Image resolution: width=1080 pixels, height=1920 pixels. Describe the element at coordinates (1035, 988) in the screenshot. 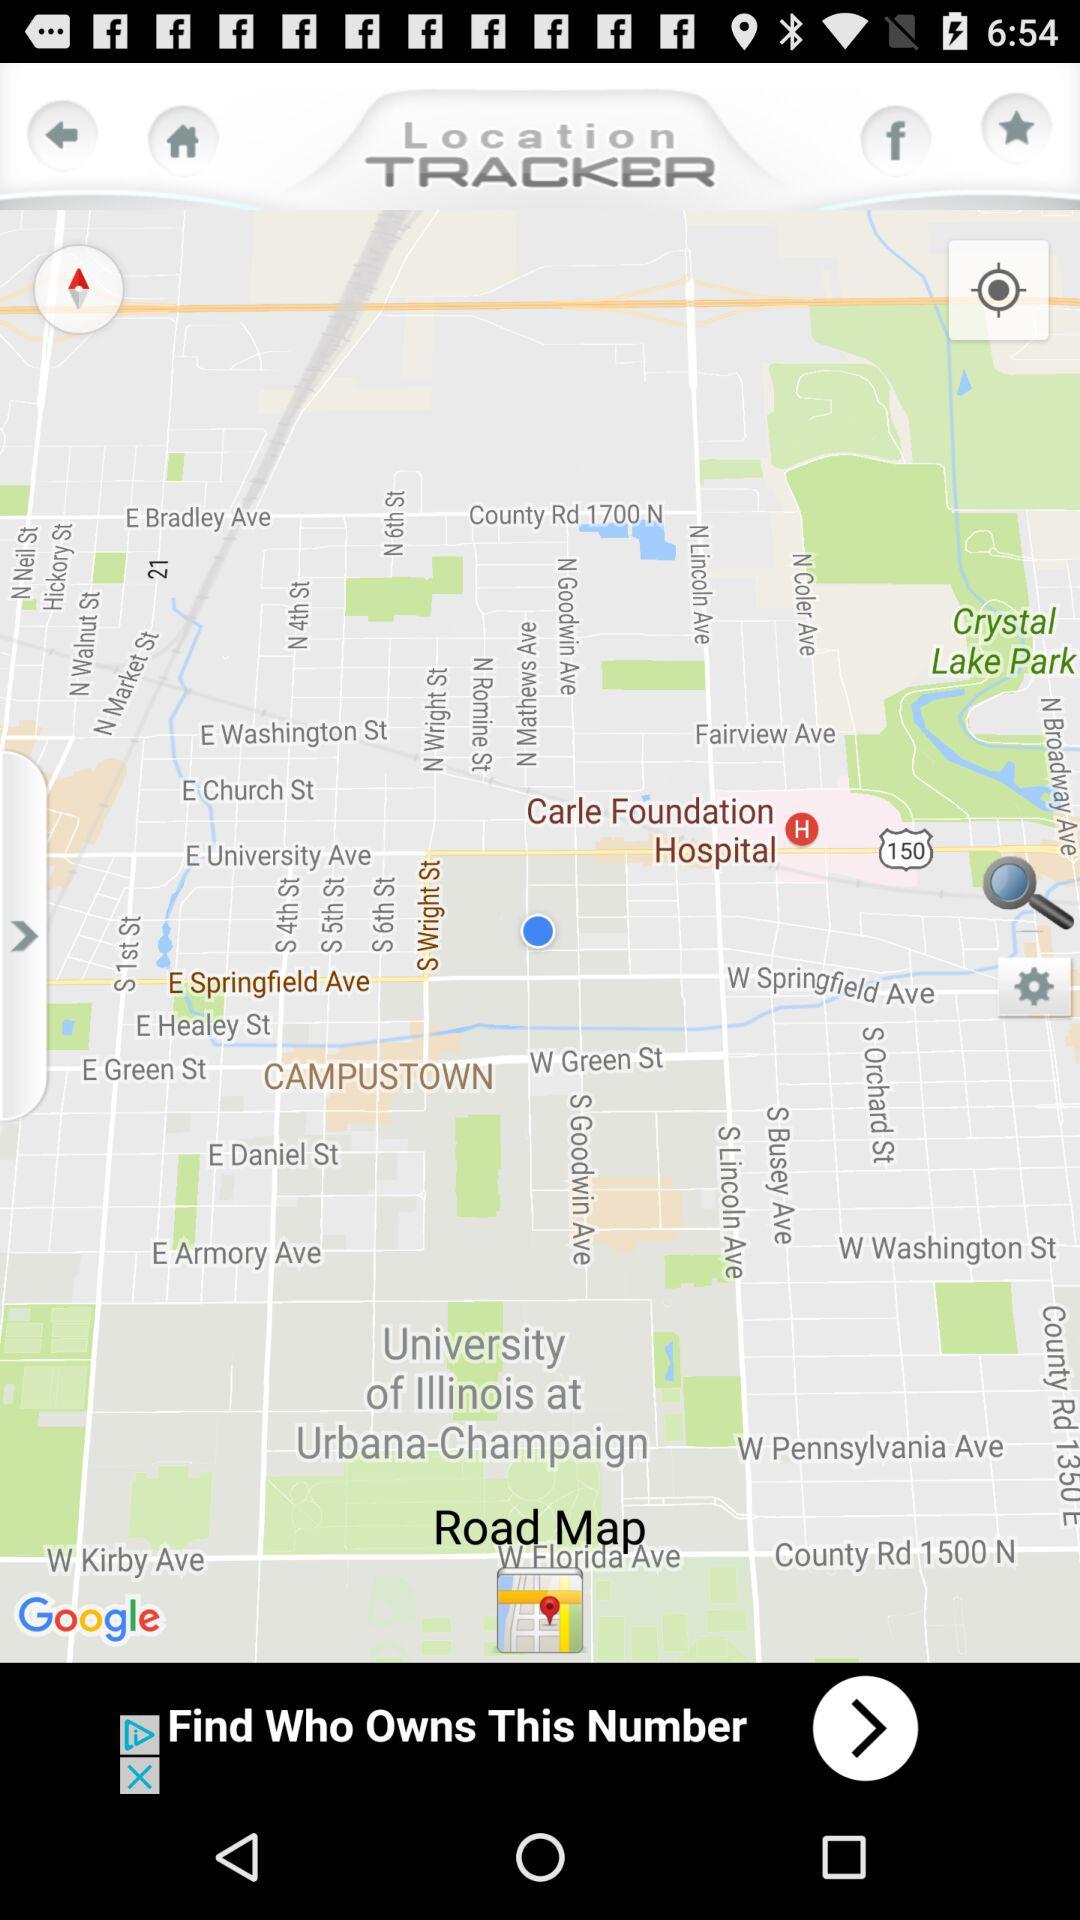

I see `setting in privacy` at that location.